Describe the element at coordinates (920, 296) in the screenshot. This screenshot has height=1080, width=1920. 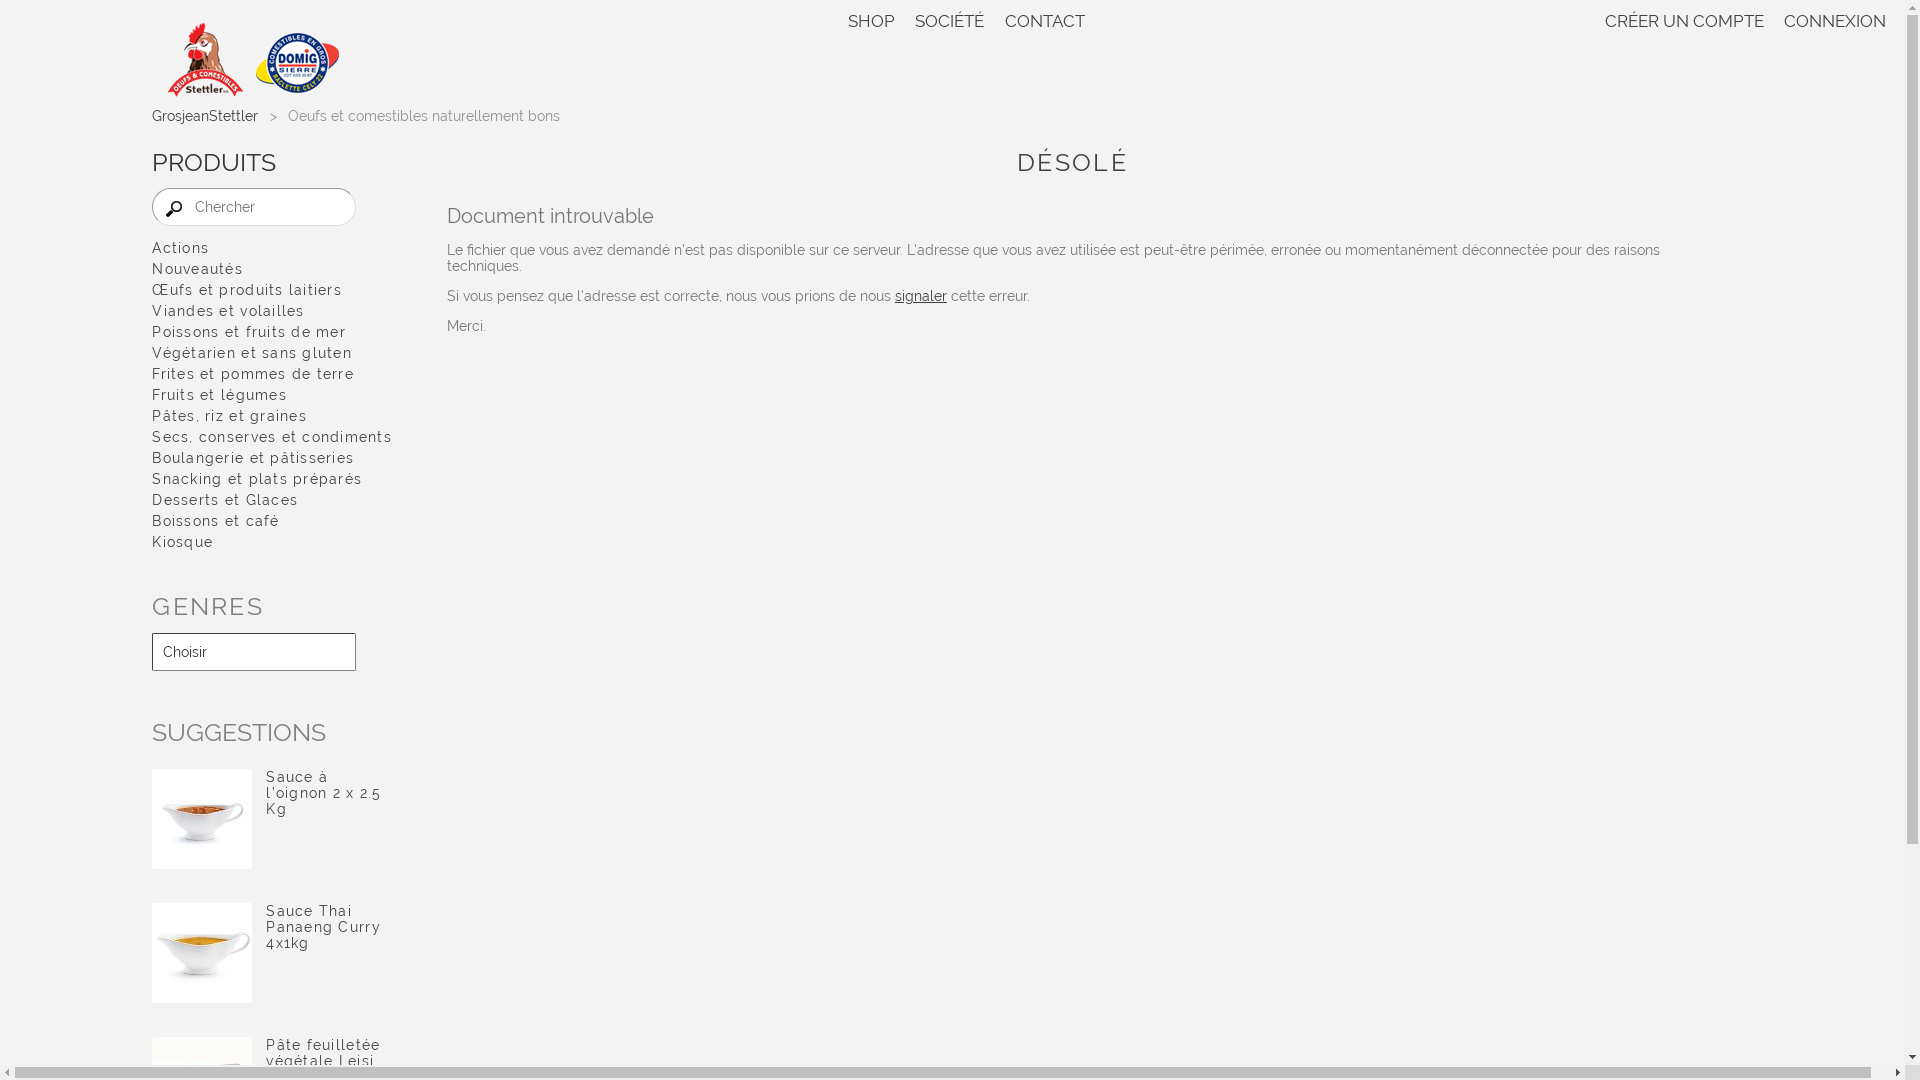
I see `'signaler'` at that location.